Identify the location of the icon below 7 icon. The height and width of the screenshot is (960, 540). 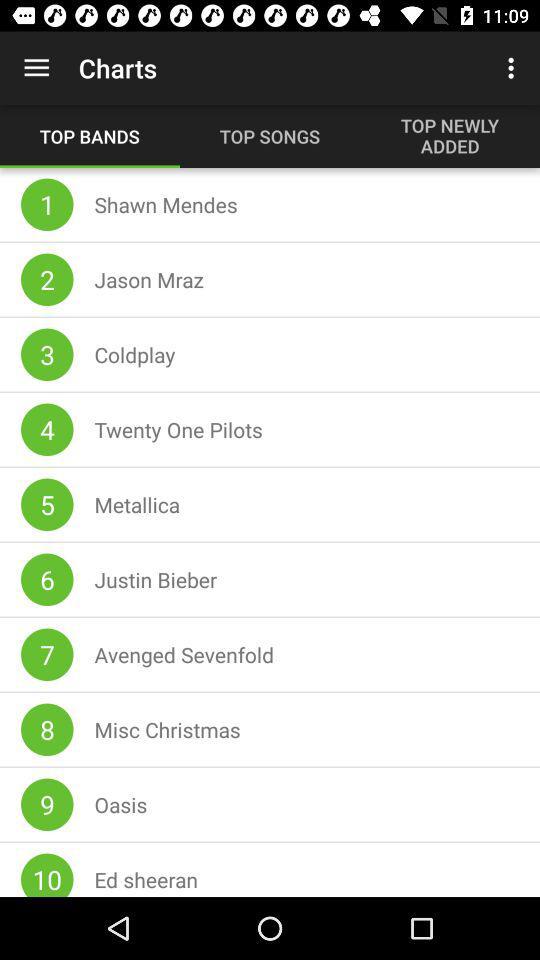
(47, 728).